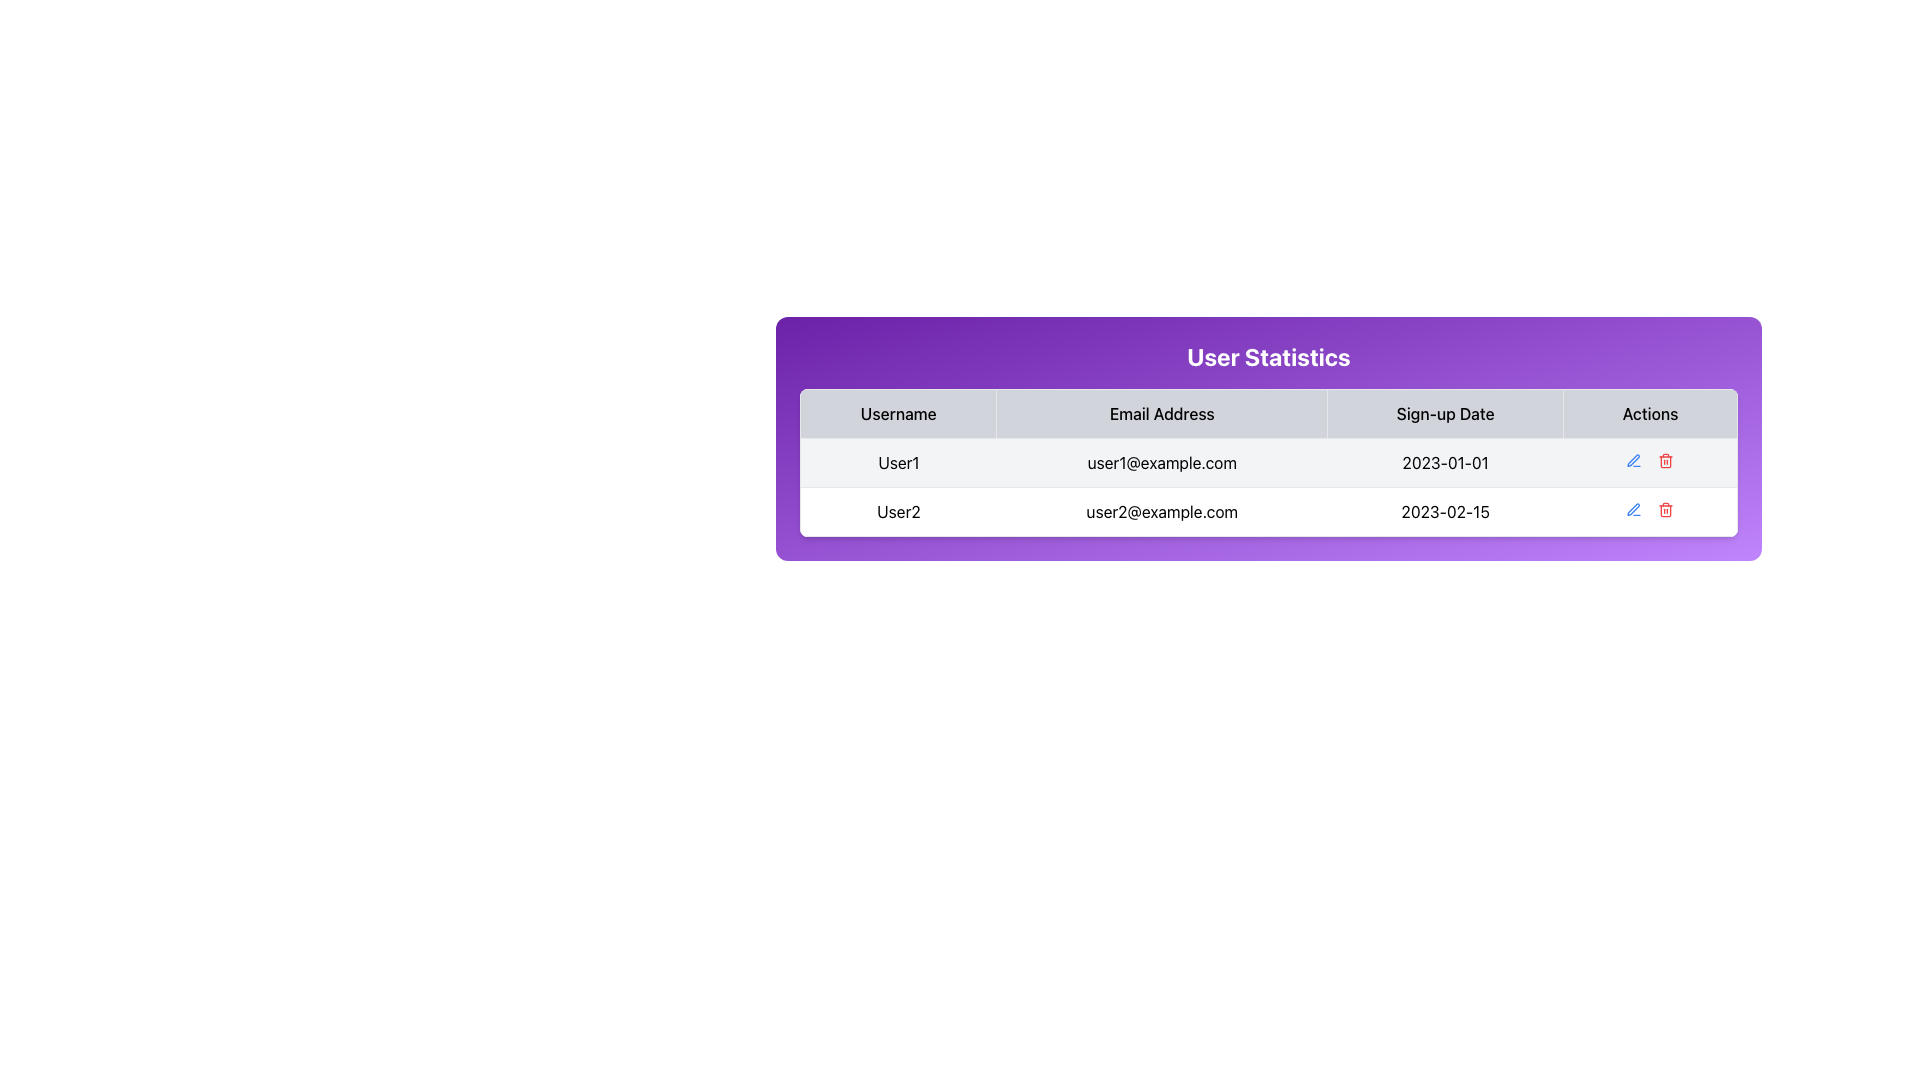 The width and height of the screenshot is (1920, 1080). Describe the element at coordinates (1666, 461) in the screenshot. I see `the delete icon located in the topmost row of the 'Actions' column in the 'User Statistics' table` at that location.